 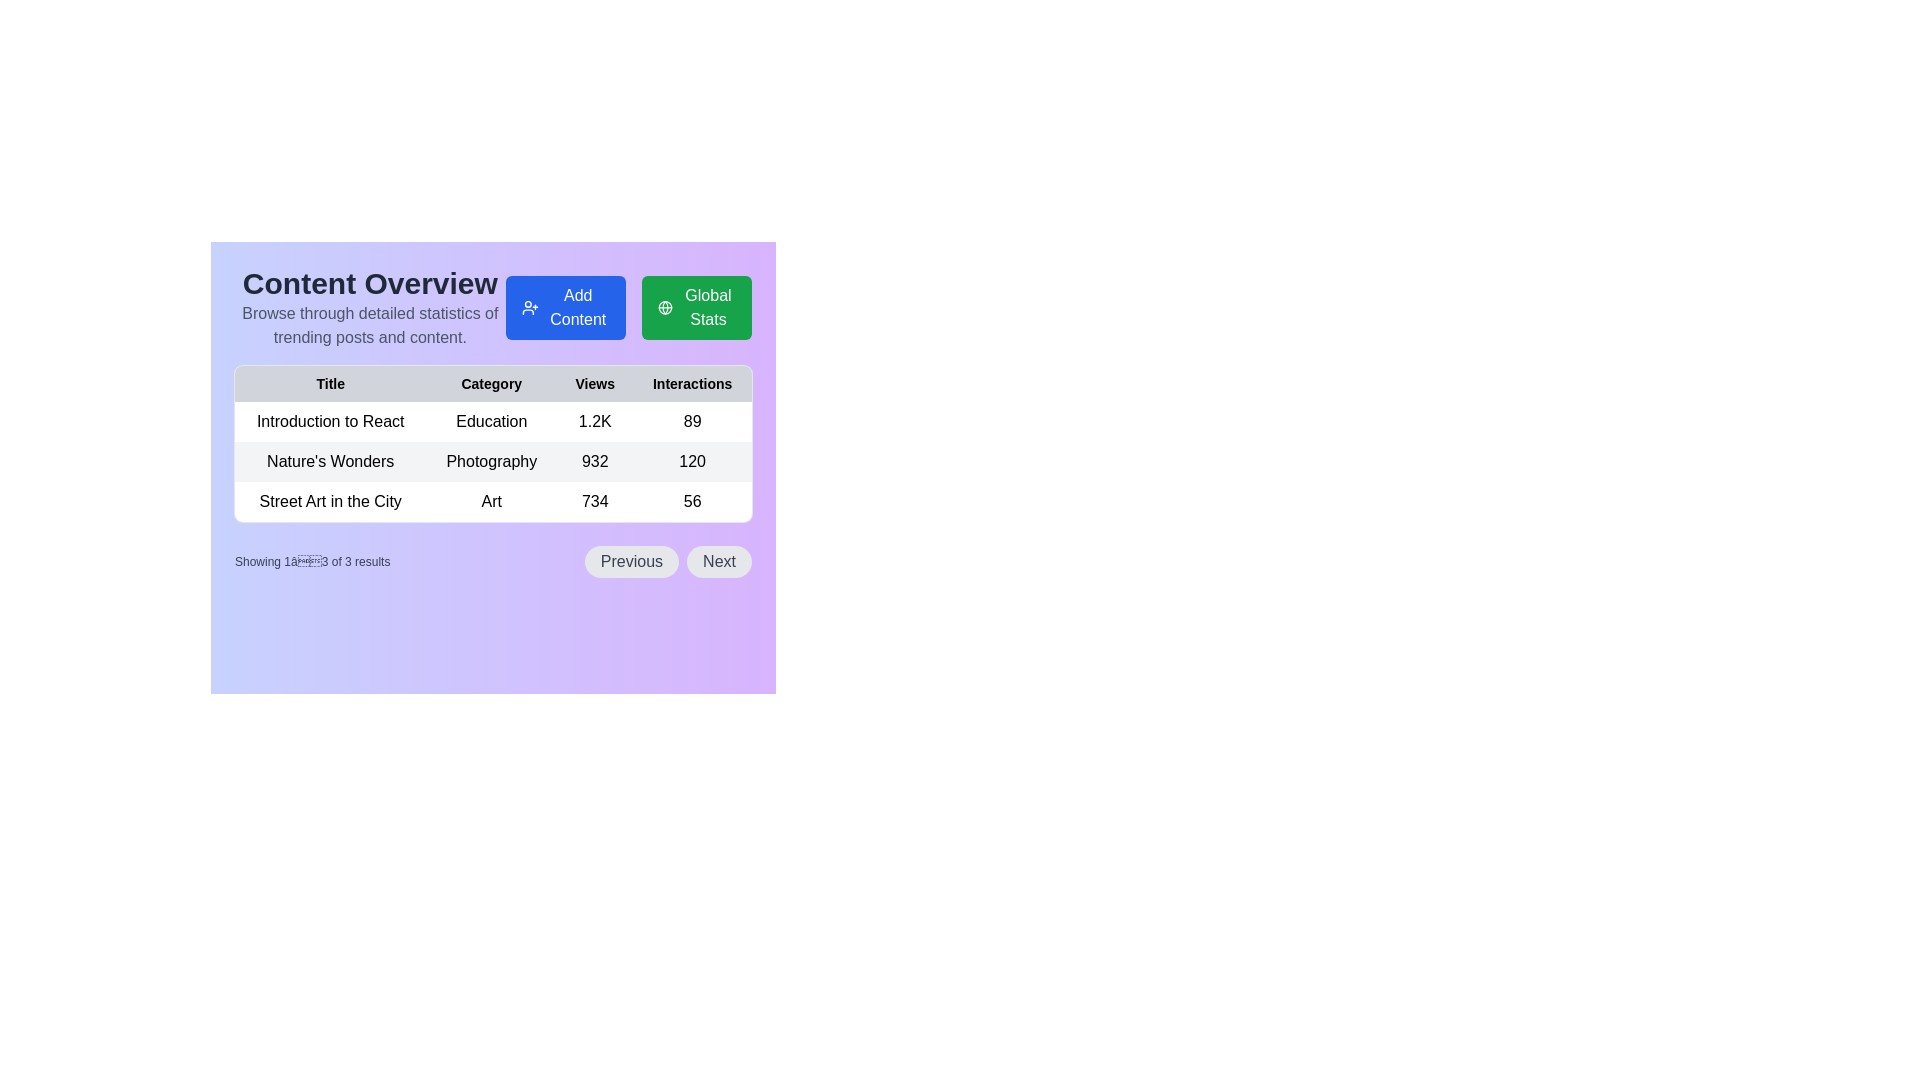 I want to click on the text label displaying 'Street Art in the City' located in the leftmost cell of the last row of a gray-shaded table beneath the 'Content Overview' header, so click(x=330, y=500).